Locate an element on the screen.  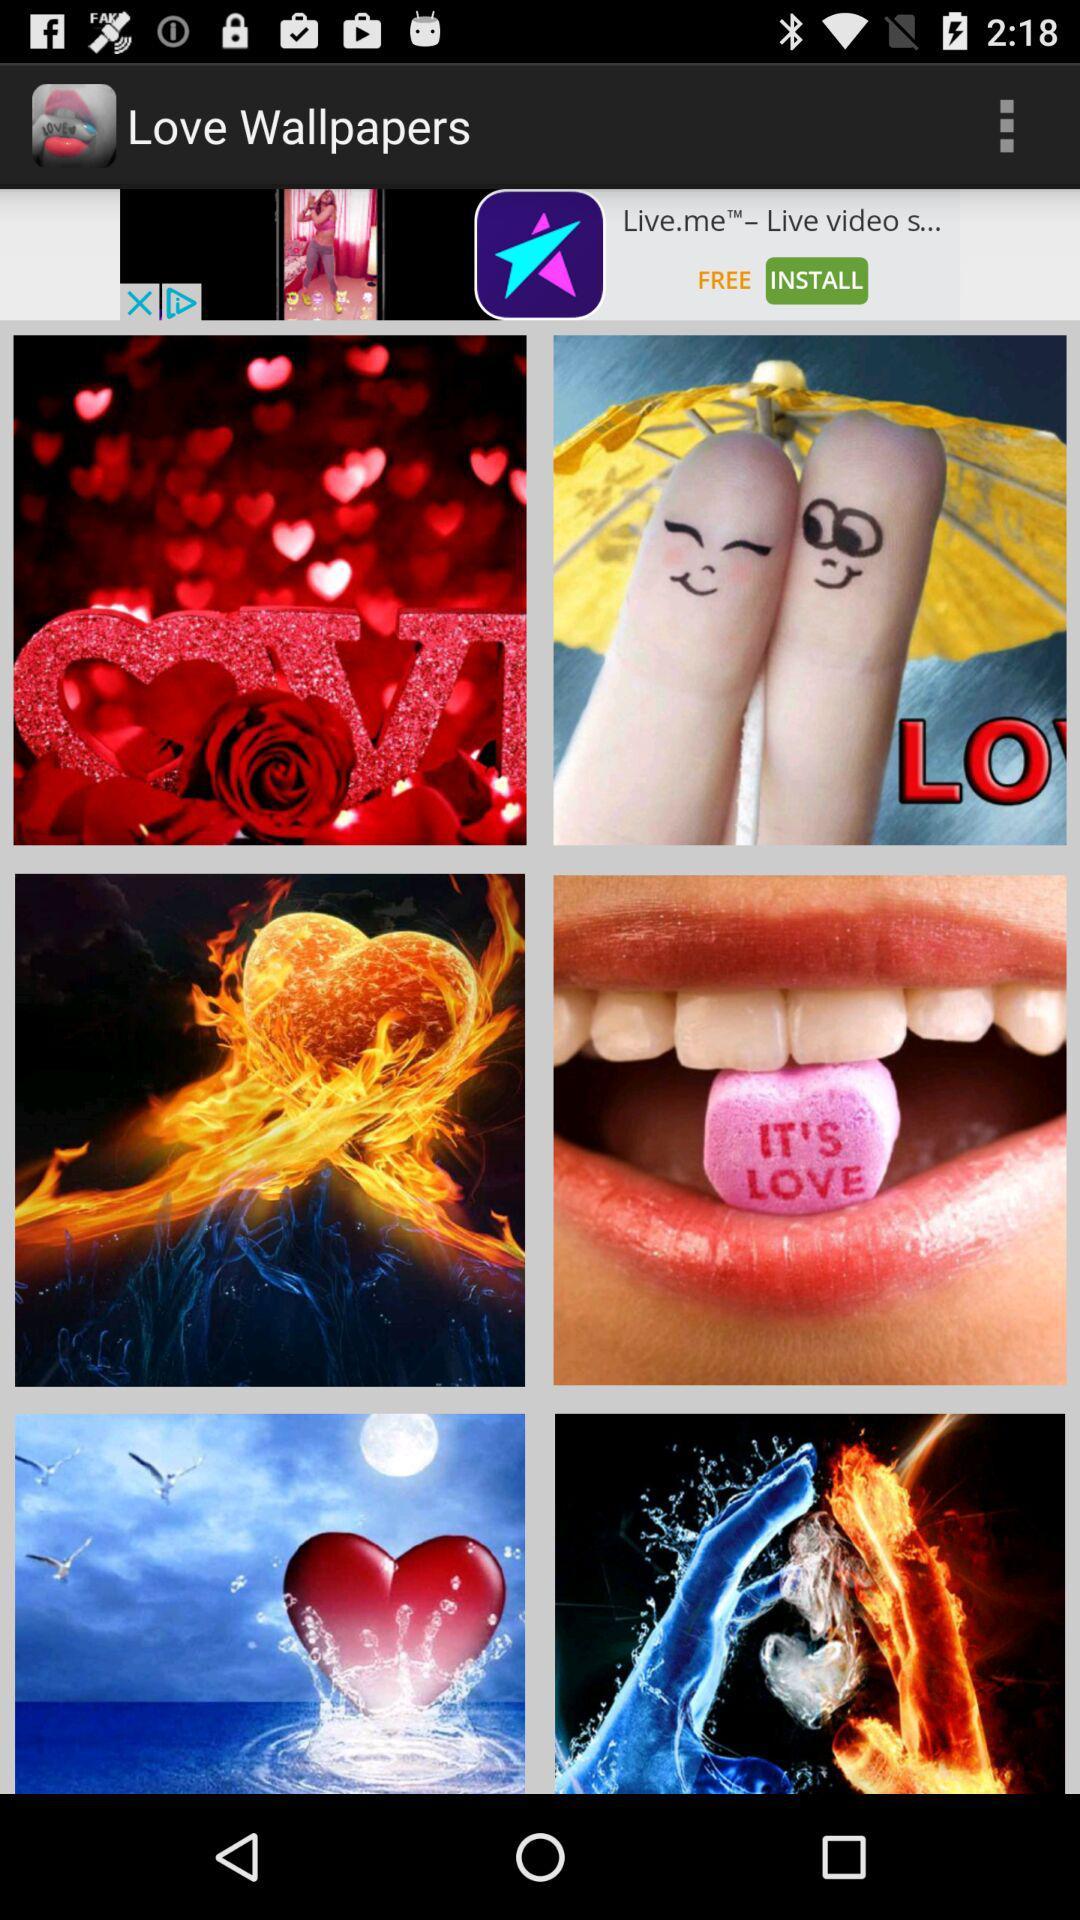
advertisement is located at coordinates (540, 253).